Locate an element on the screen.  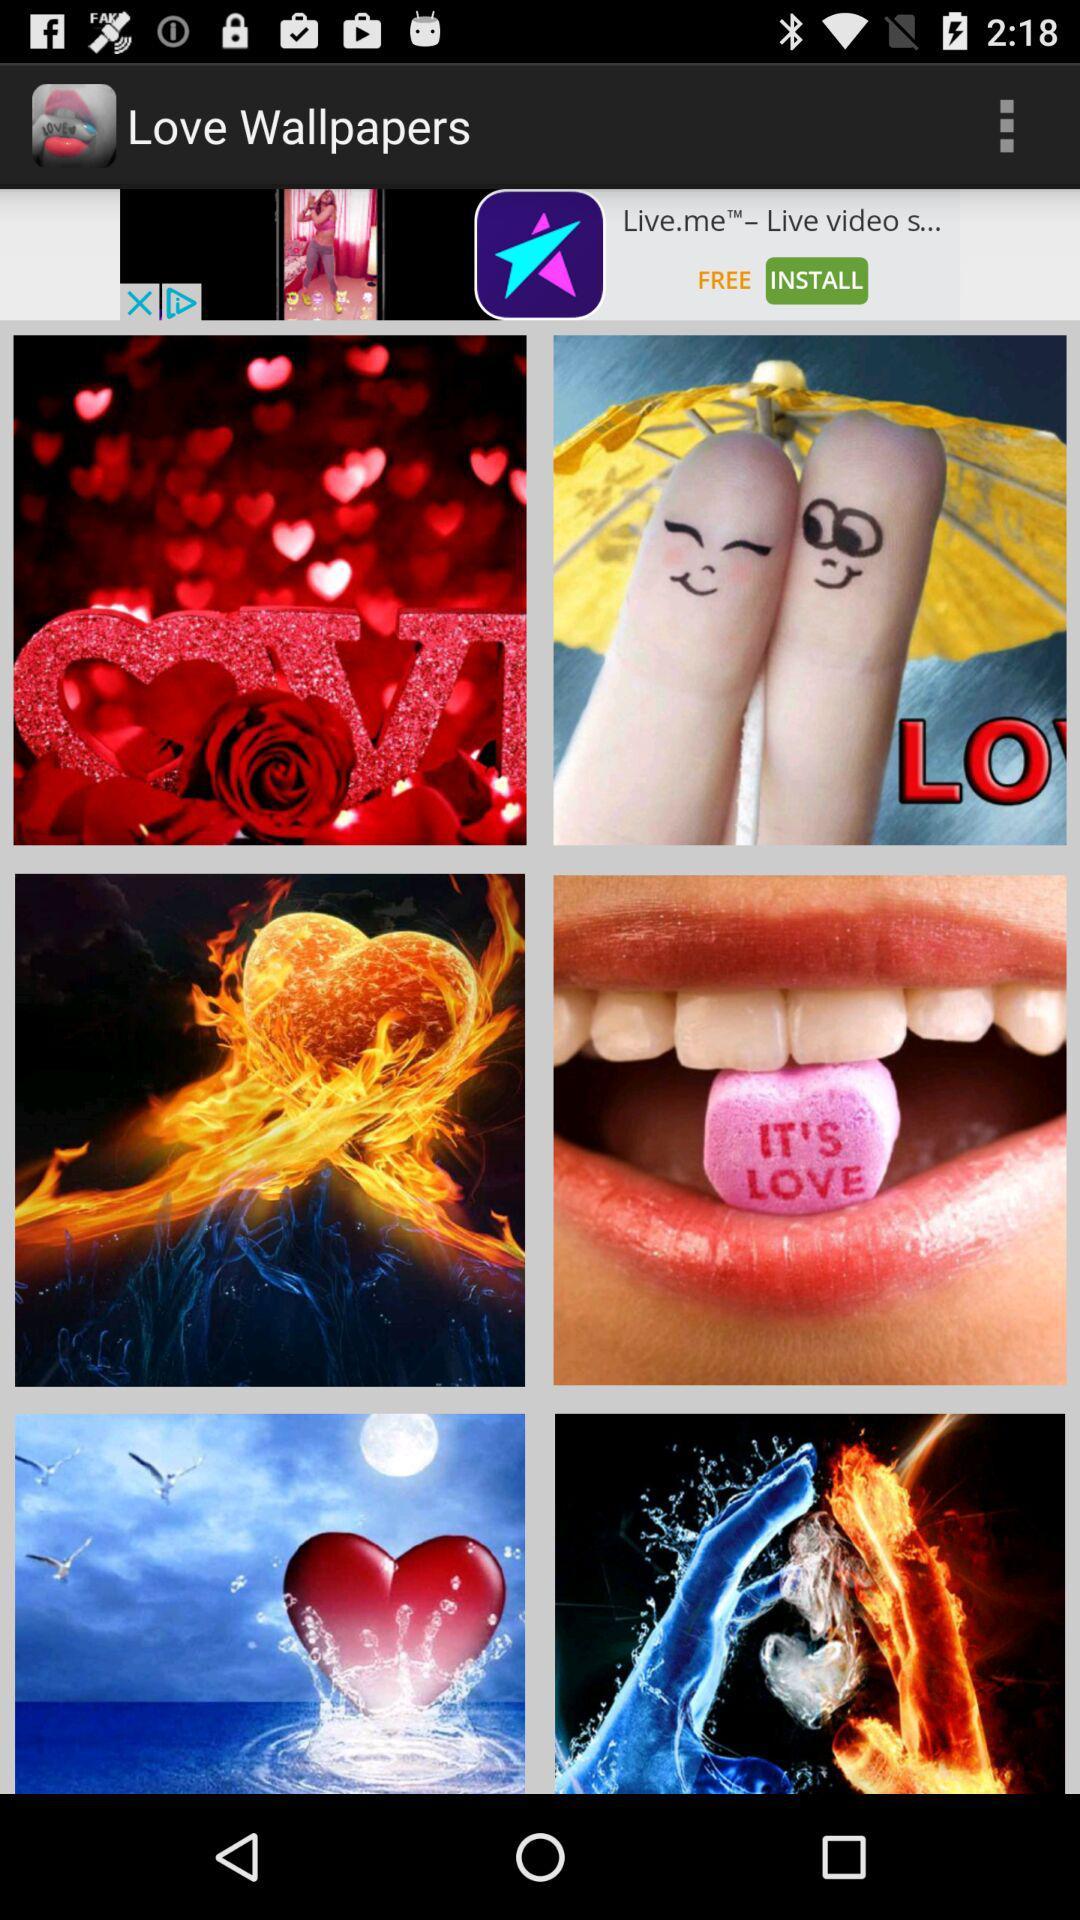
advertisement is located at coordinates (540, 253).